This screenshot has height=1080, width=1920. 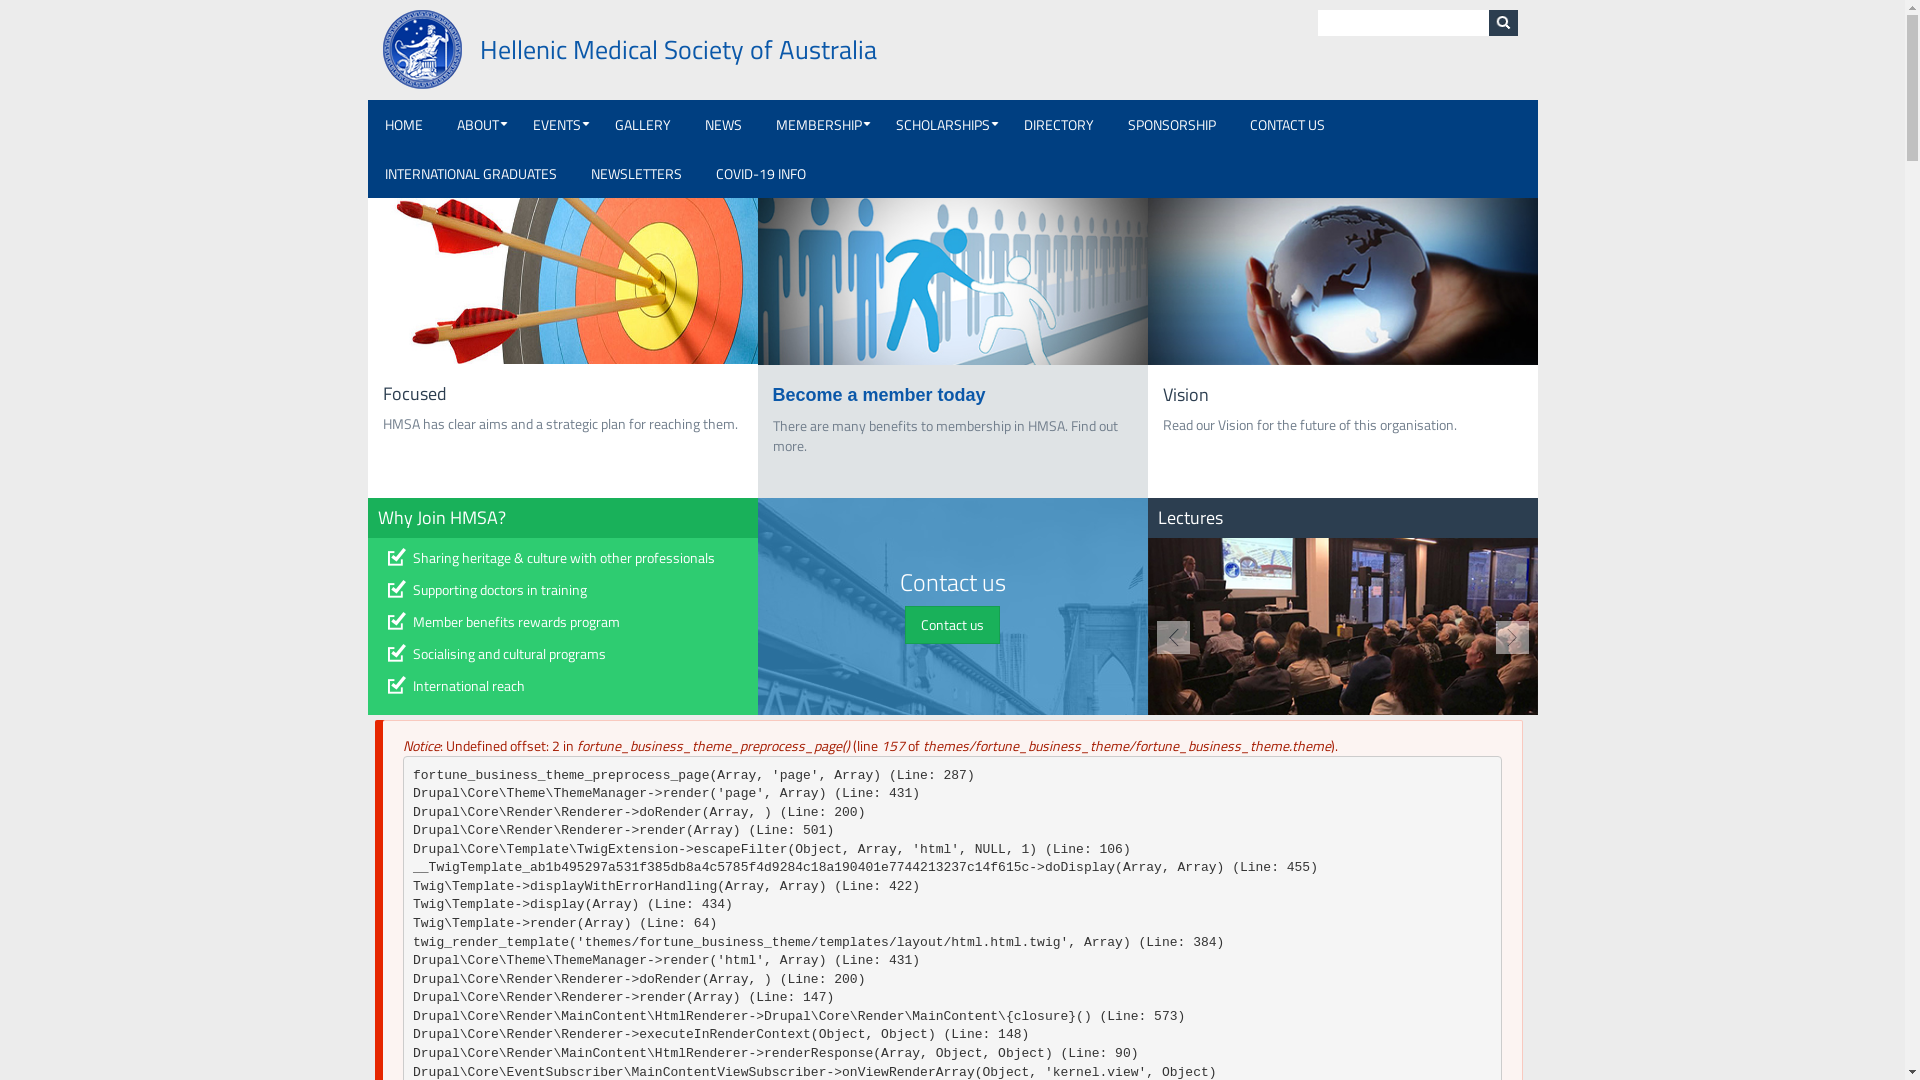 I want to click on 'Enter the terms you wish to search for.', so click(x=1402, y=23).